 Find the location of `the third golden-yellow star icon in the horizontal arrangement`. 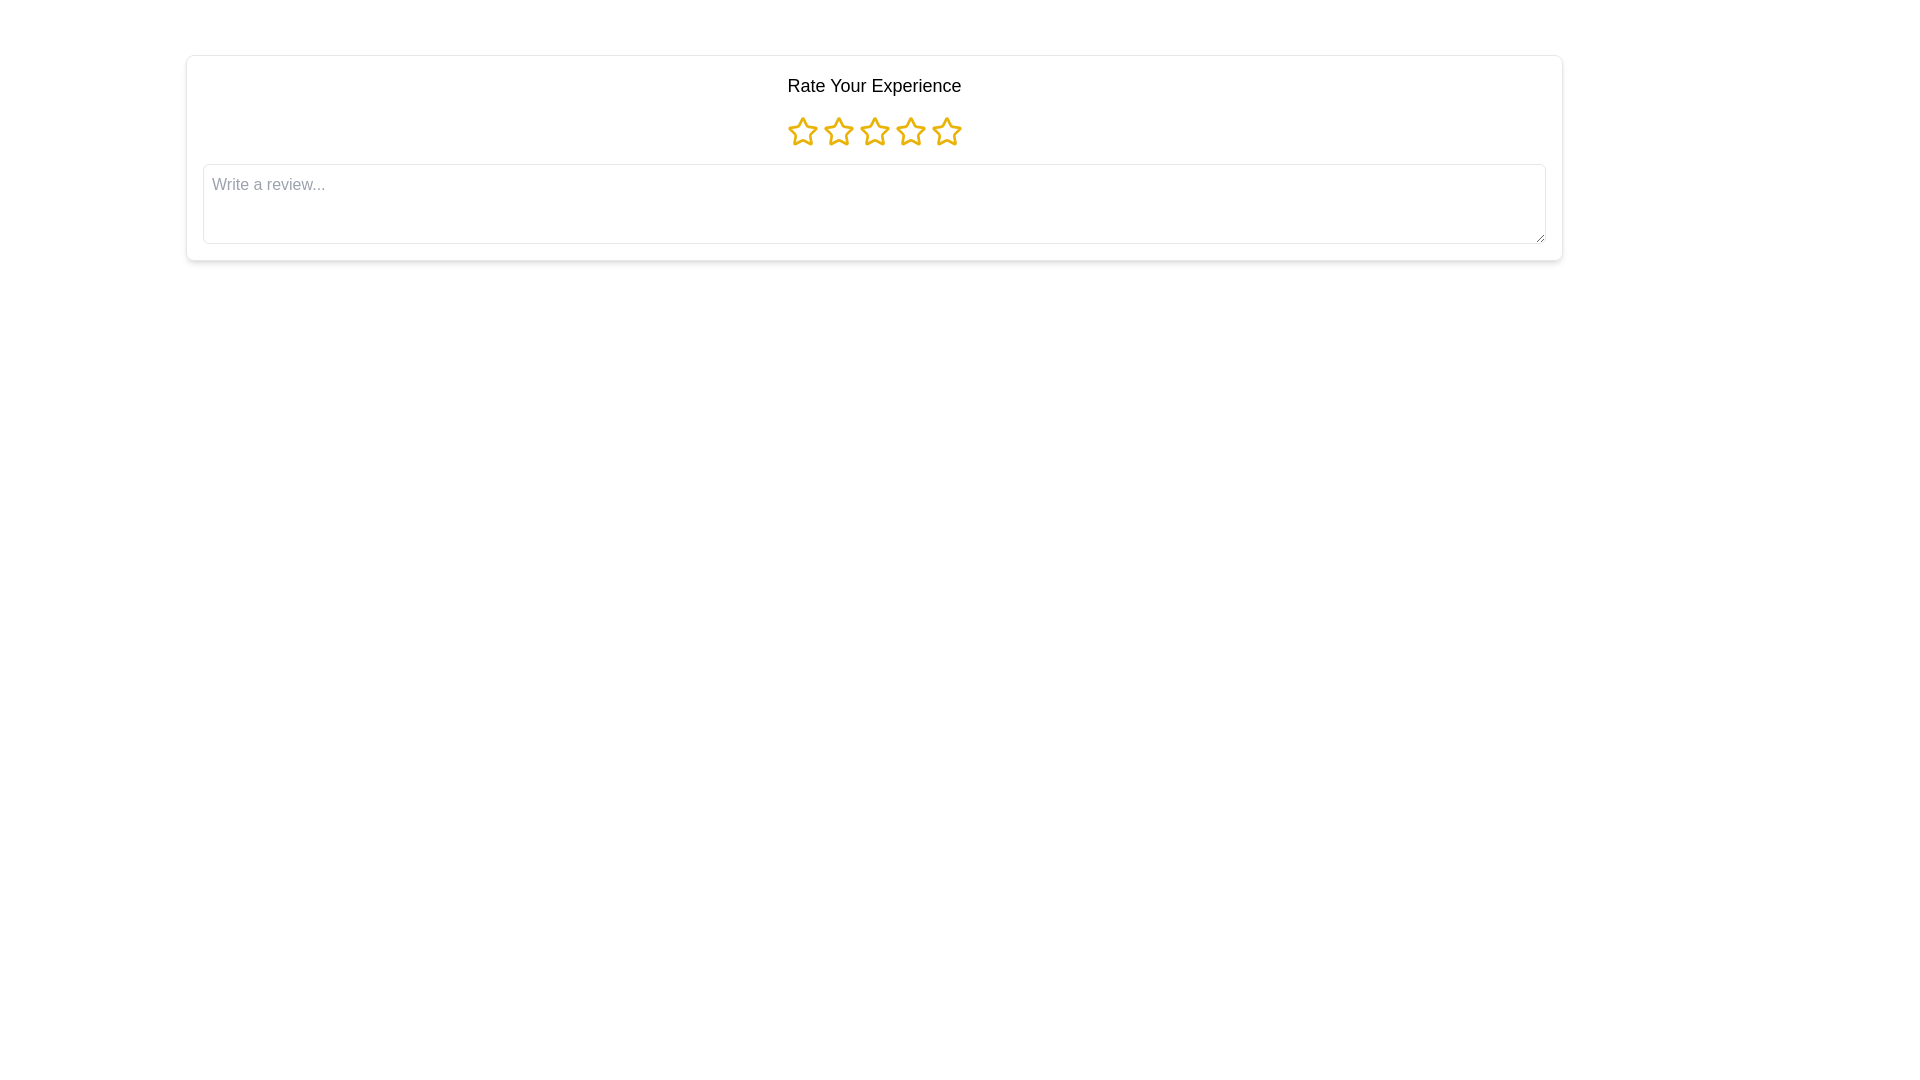

the third golden-yellow star icon in the horizontal arrangement is located at coordinates (874, 131).